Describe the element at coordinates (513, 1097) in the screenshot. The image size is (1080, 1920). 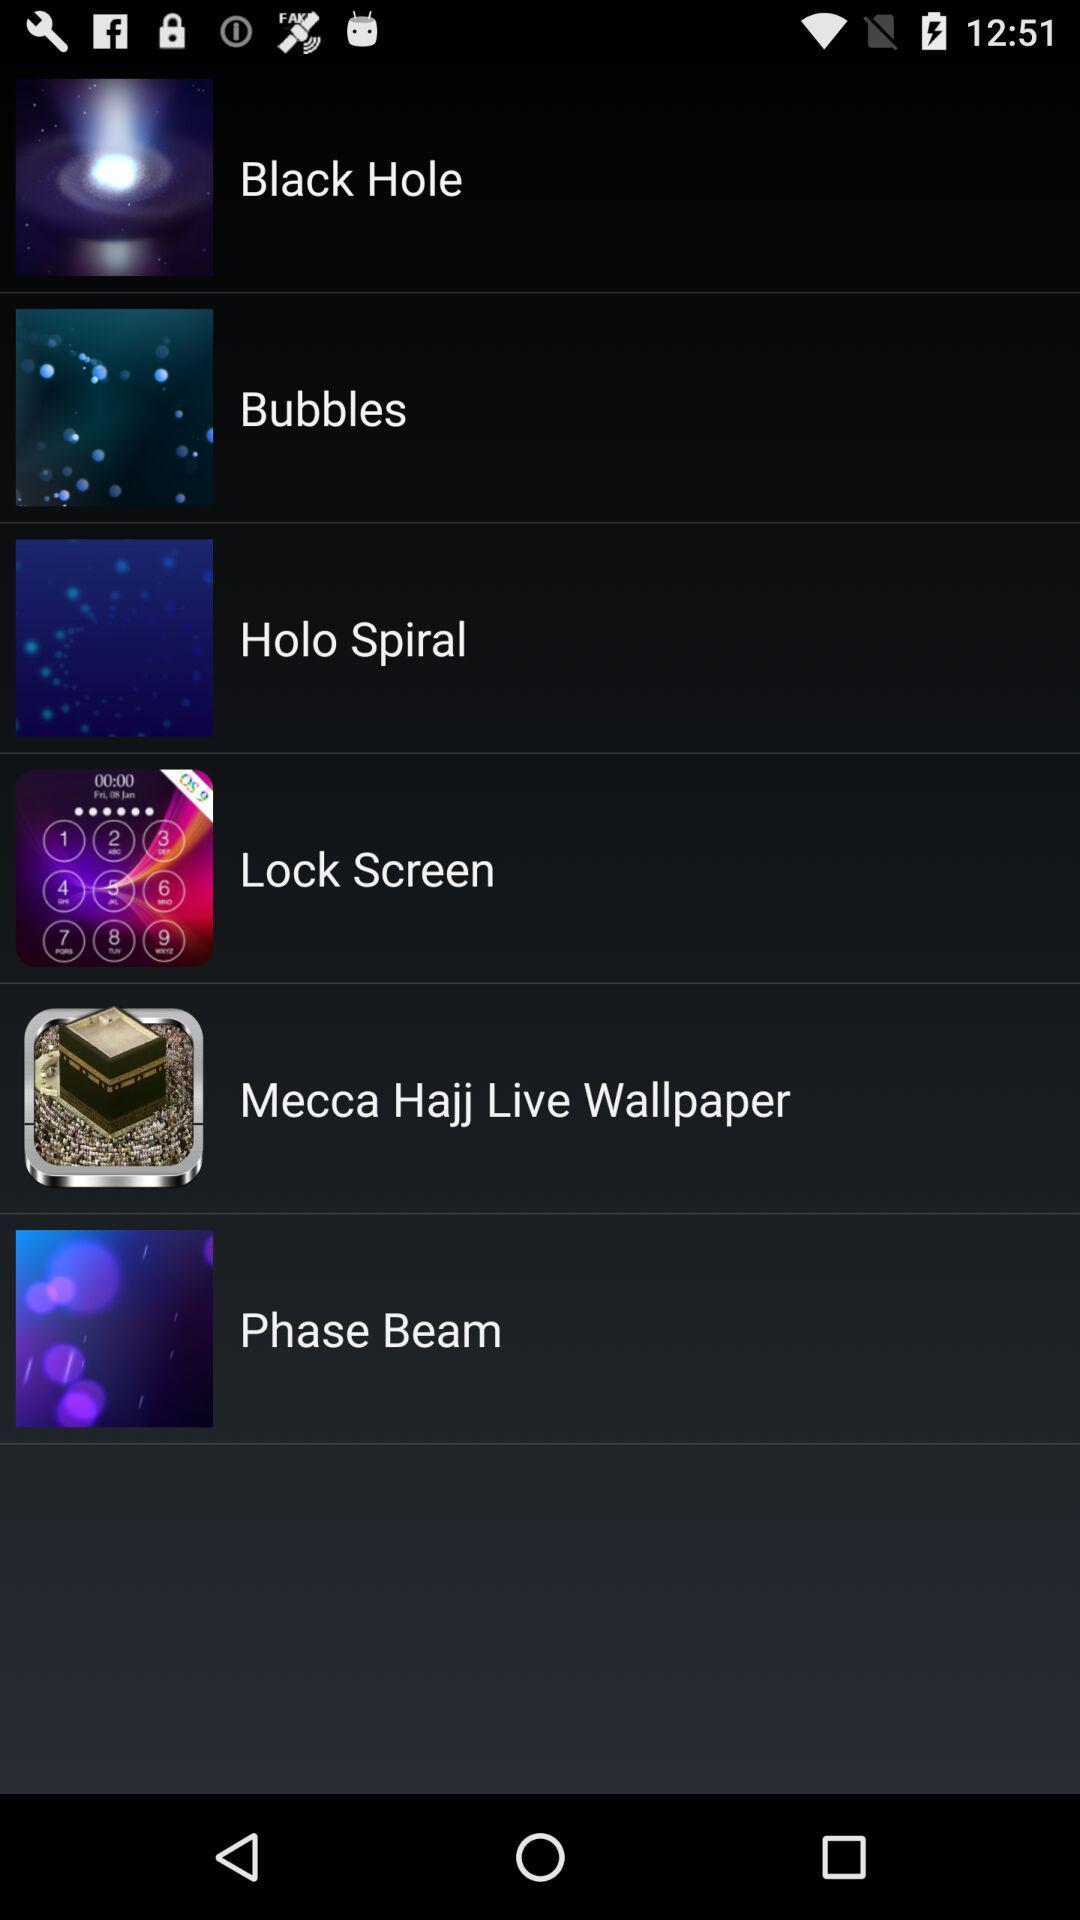
I see `the icon below lock screen` at that location.